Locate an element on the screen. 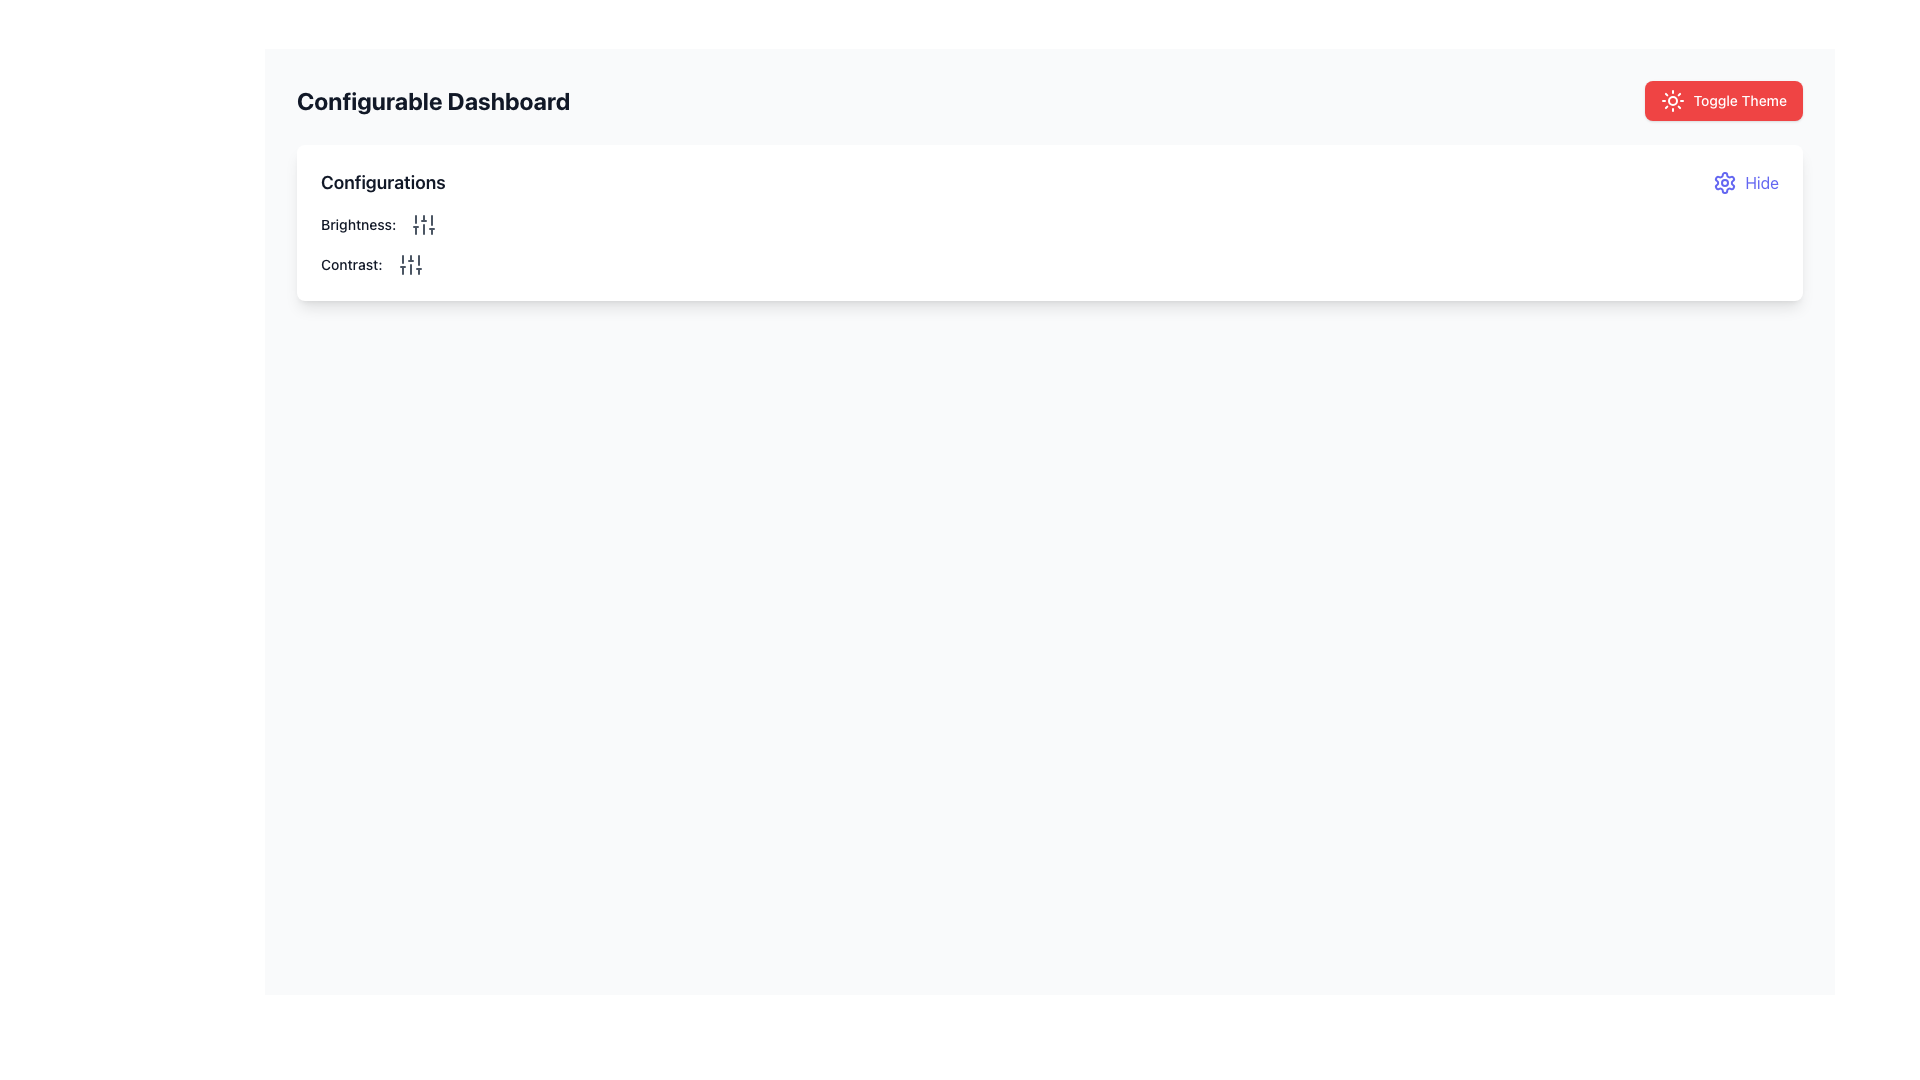 Image resolution: width=1920 pixels, height=1080 pixels. the vertical sliders icon associated with the 'Brightness' label, which is styled with three vertical lines of varying lengths and is positioned to the right of the 'Brightness:' text is located at coordinates (423, 224).